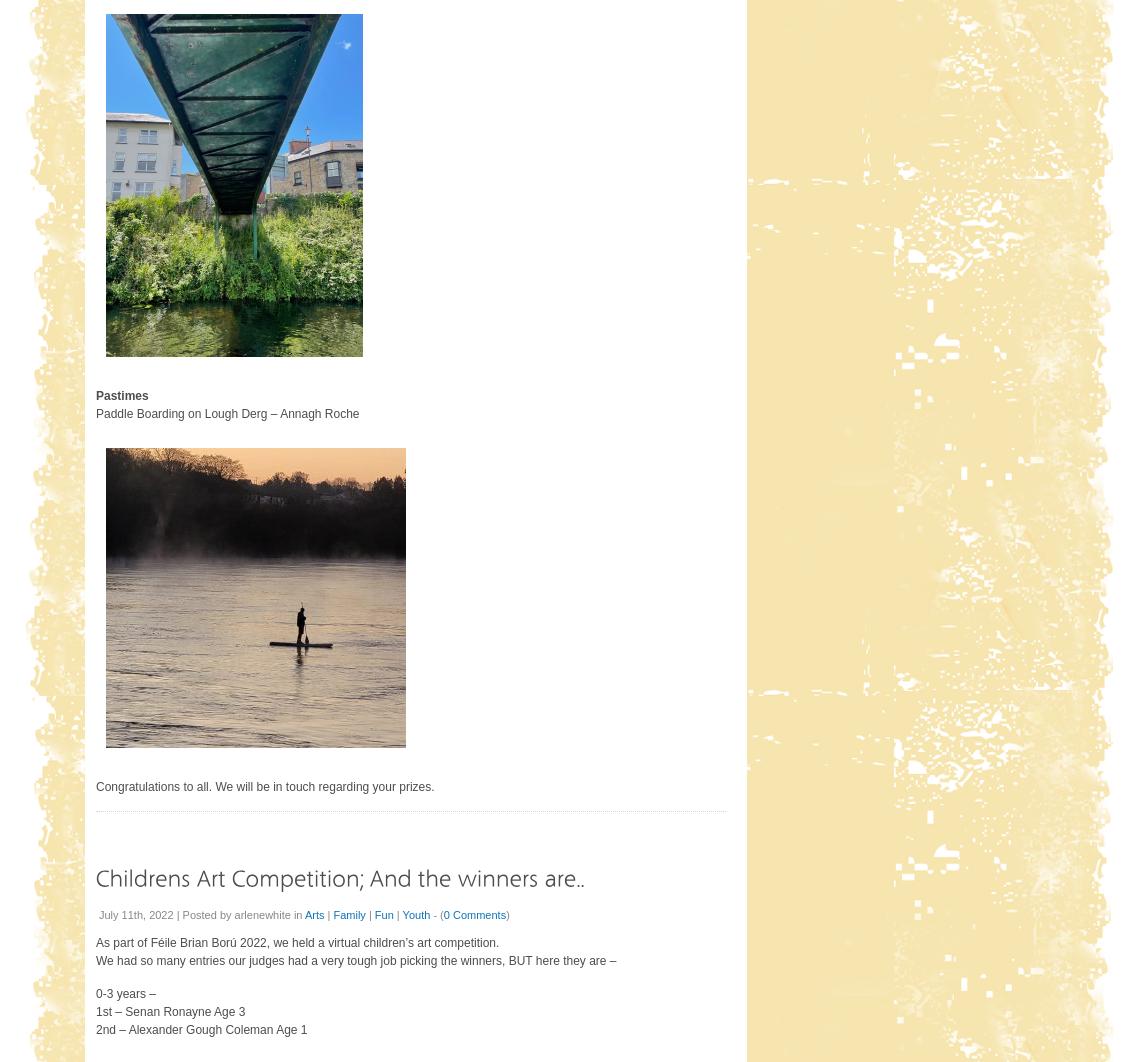  Describe the element at coordinates (120, 393) in the screenshot. I see `'Pastimes'` at that location.